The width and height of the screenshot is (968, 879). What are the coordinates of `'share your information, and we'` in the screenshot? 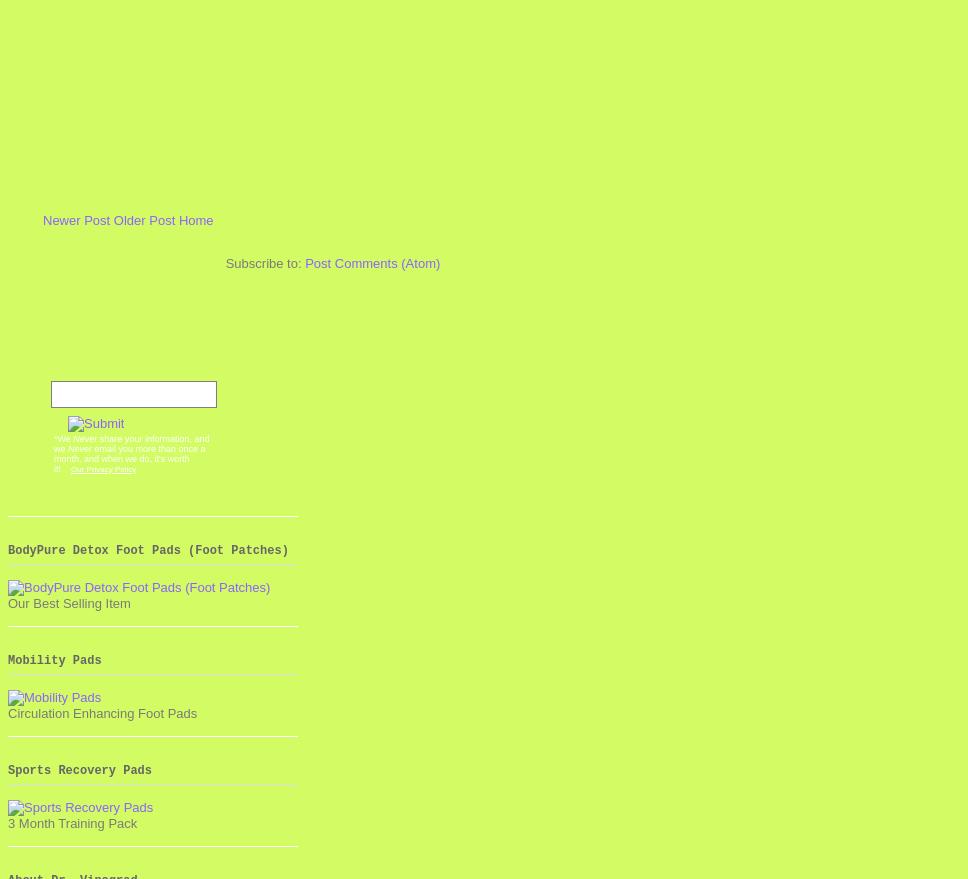 It's located at (130, 443).